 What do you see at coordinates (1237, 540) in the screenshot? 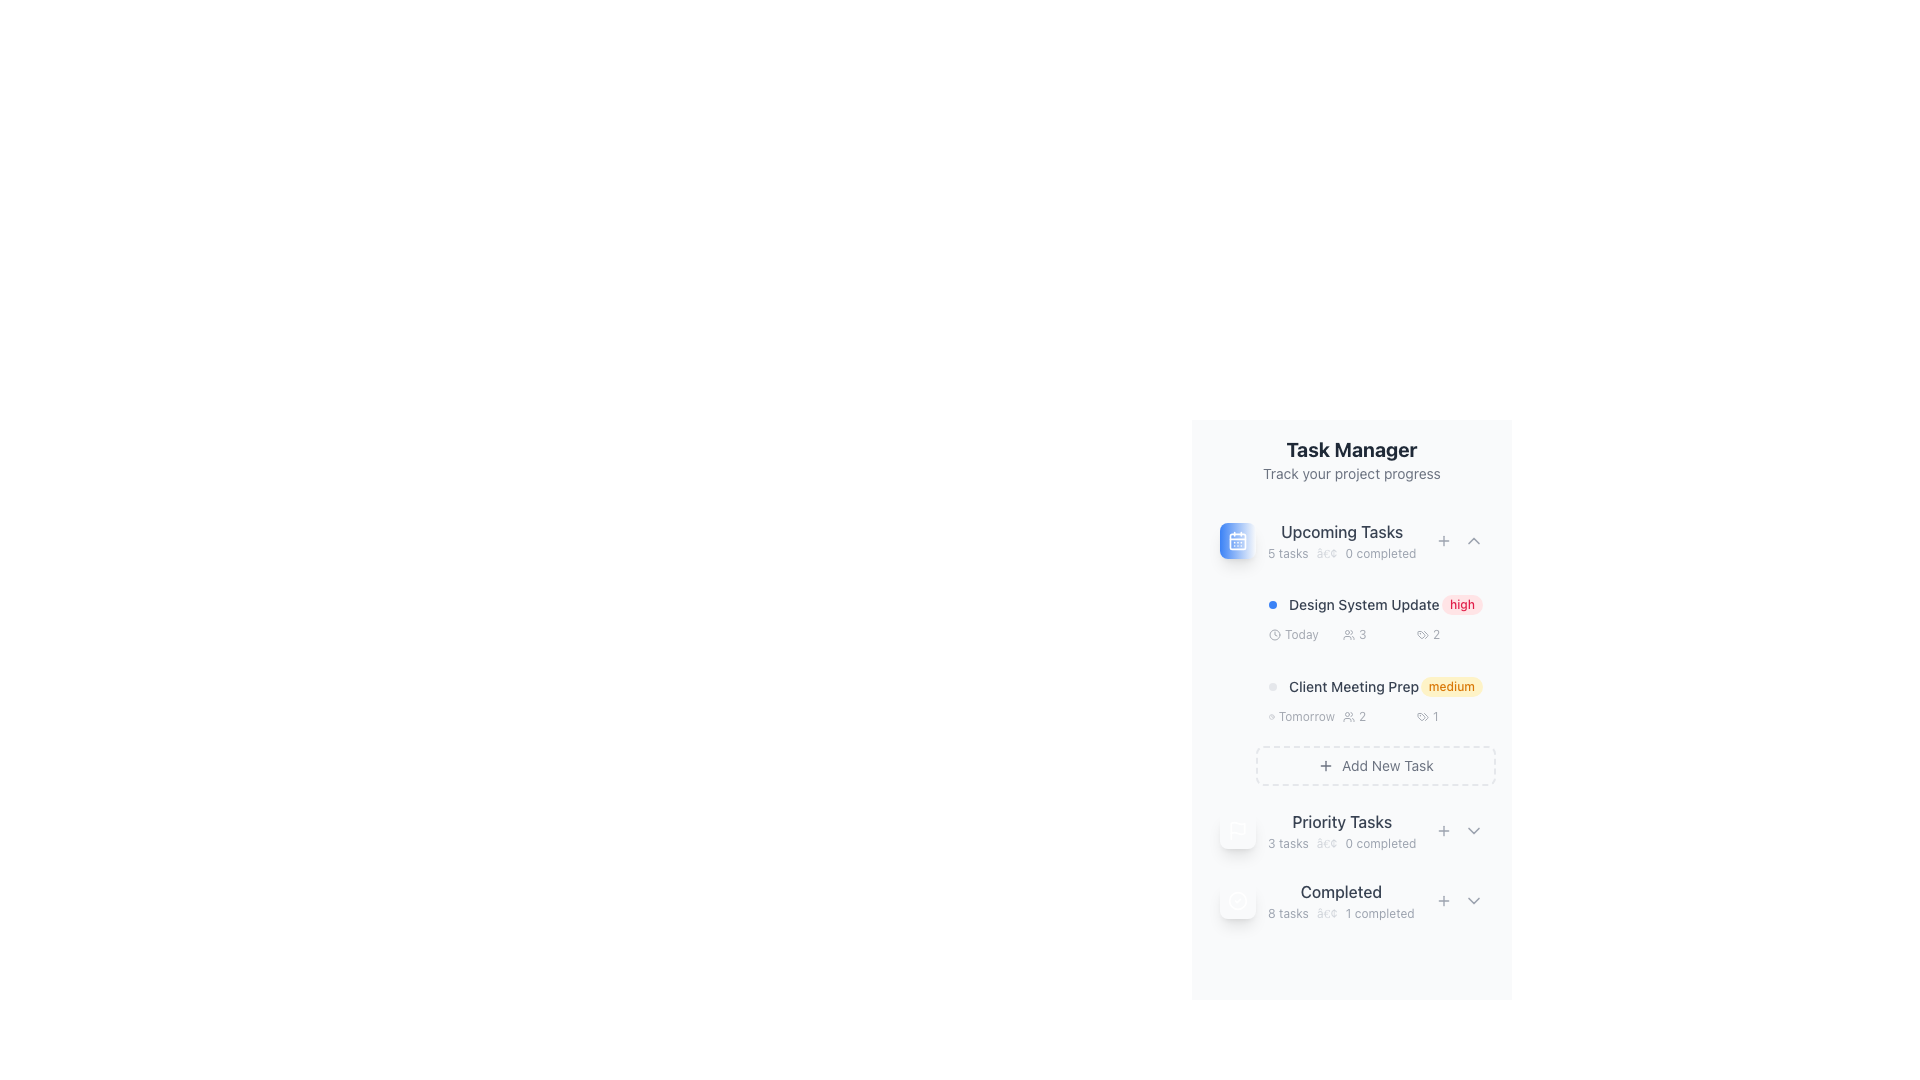
I see `the calendar icon located to the left of the 'Upcoming Tasks' text in the 'Upcoming Tasks' section to interact with it` at bounding box center [1237, 540].